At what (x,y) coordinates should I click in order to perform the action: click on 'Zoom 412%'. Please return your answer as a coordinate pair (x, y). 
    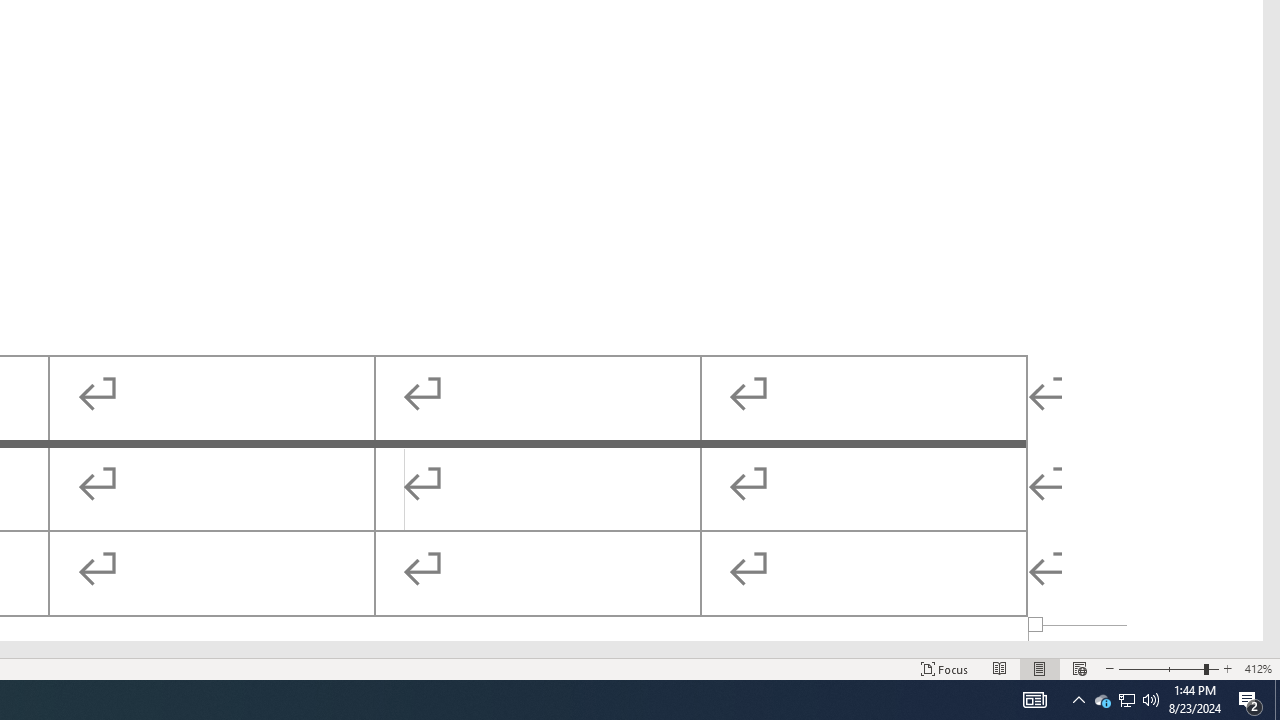
    Looking at the image, I should click on (1257, 669).